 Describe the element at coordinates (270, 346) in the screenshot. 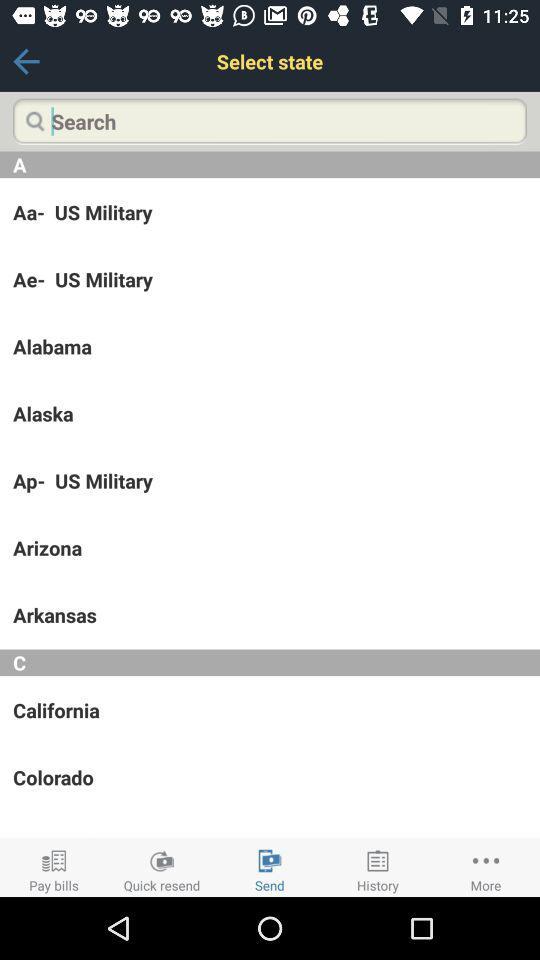

I see `alabama icon` at that location.